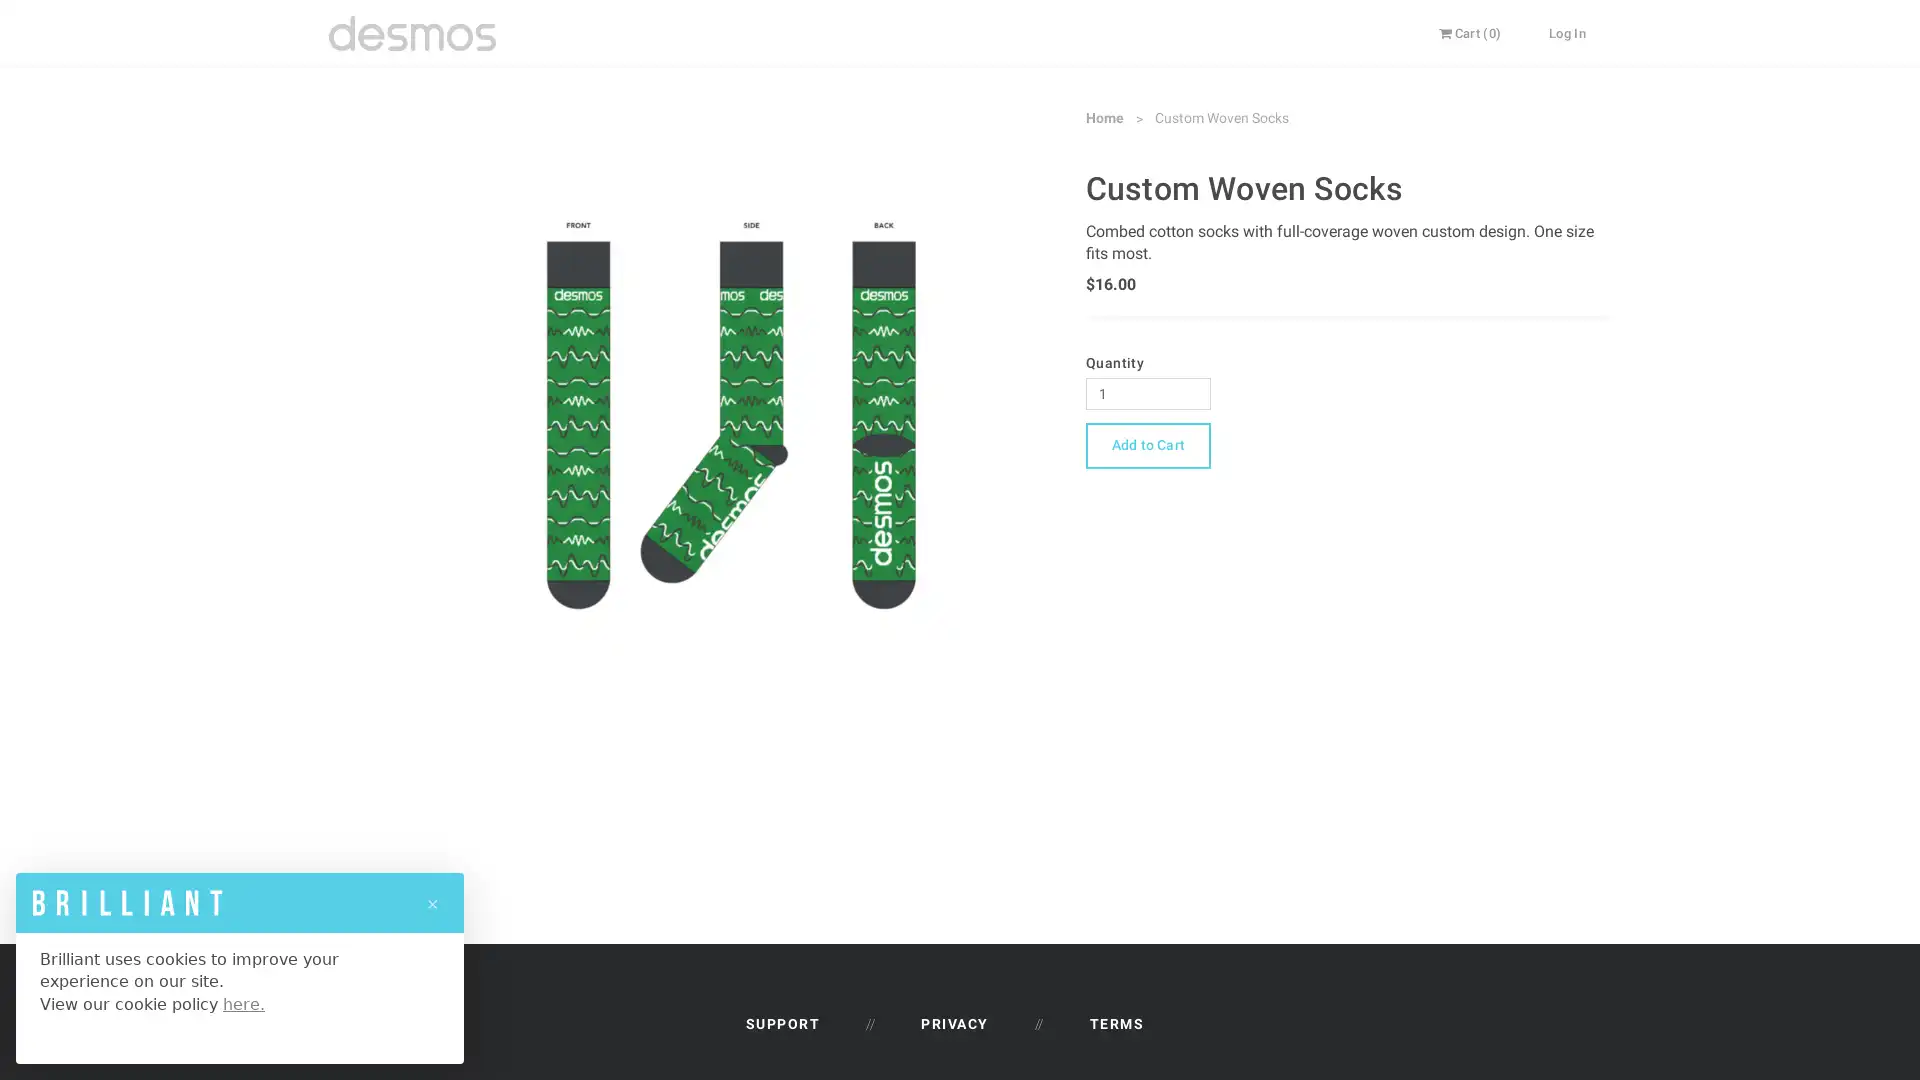 This screenshot has height=1080, width=1920. I want to click on Add to Cart, so click(1147, 443).